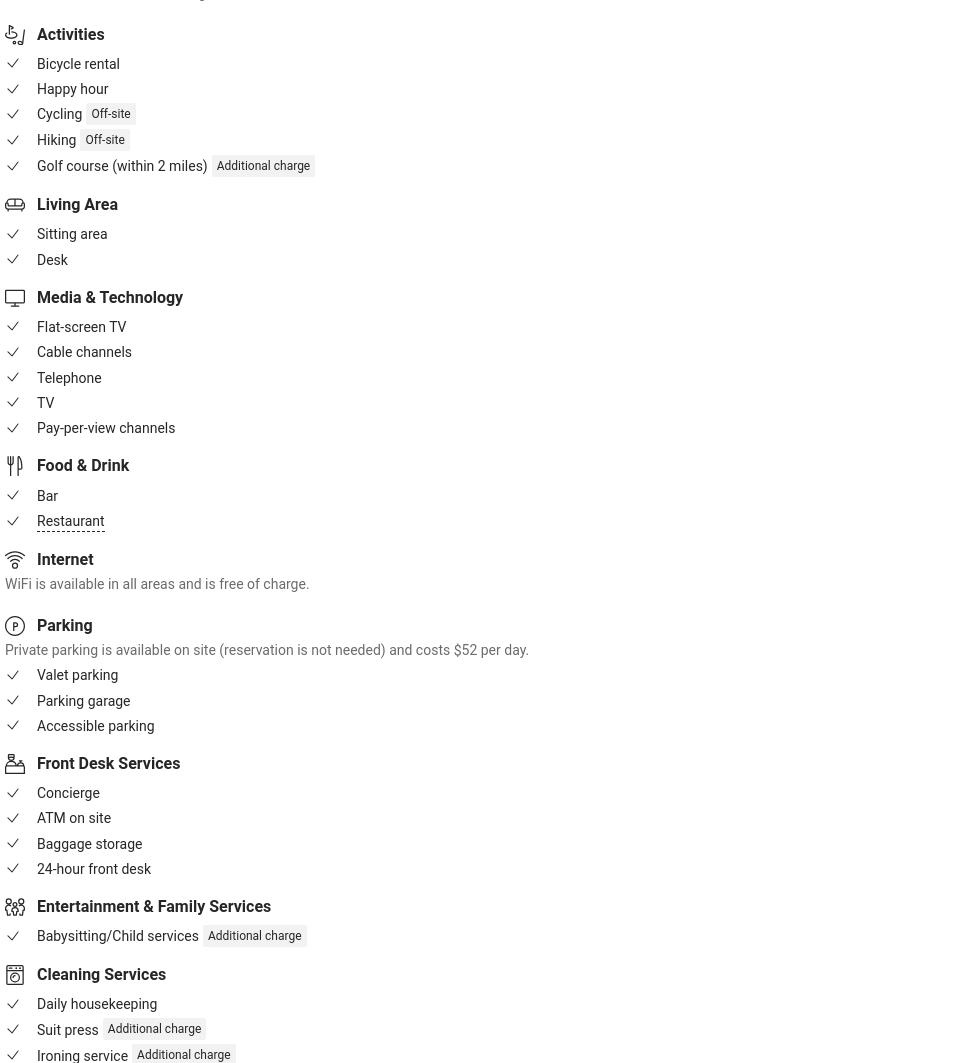  Describe the element at coordinates (72, 88) in the screenshot. I see `'Happy hour'` at that location.